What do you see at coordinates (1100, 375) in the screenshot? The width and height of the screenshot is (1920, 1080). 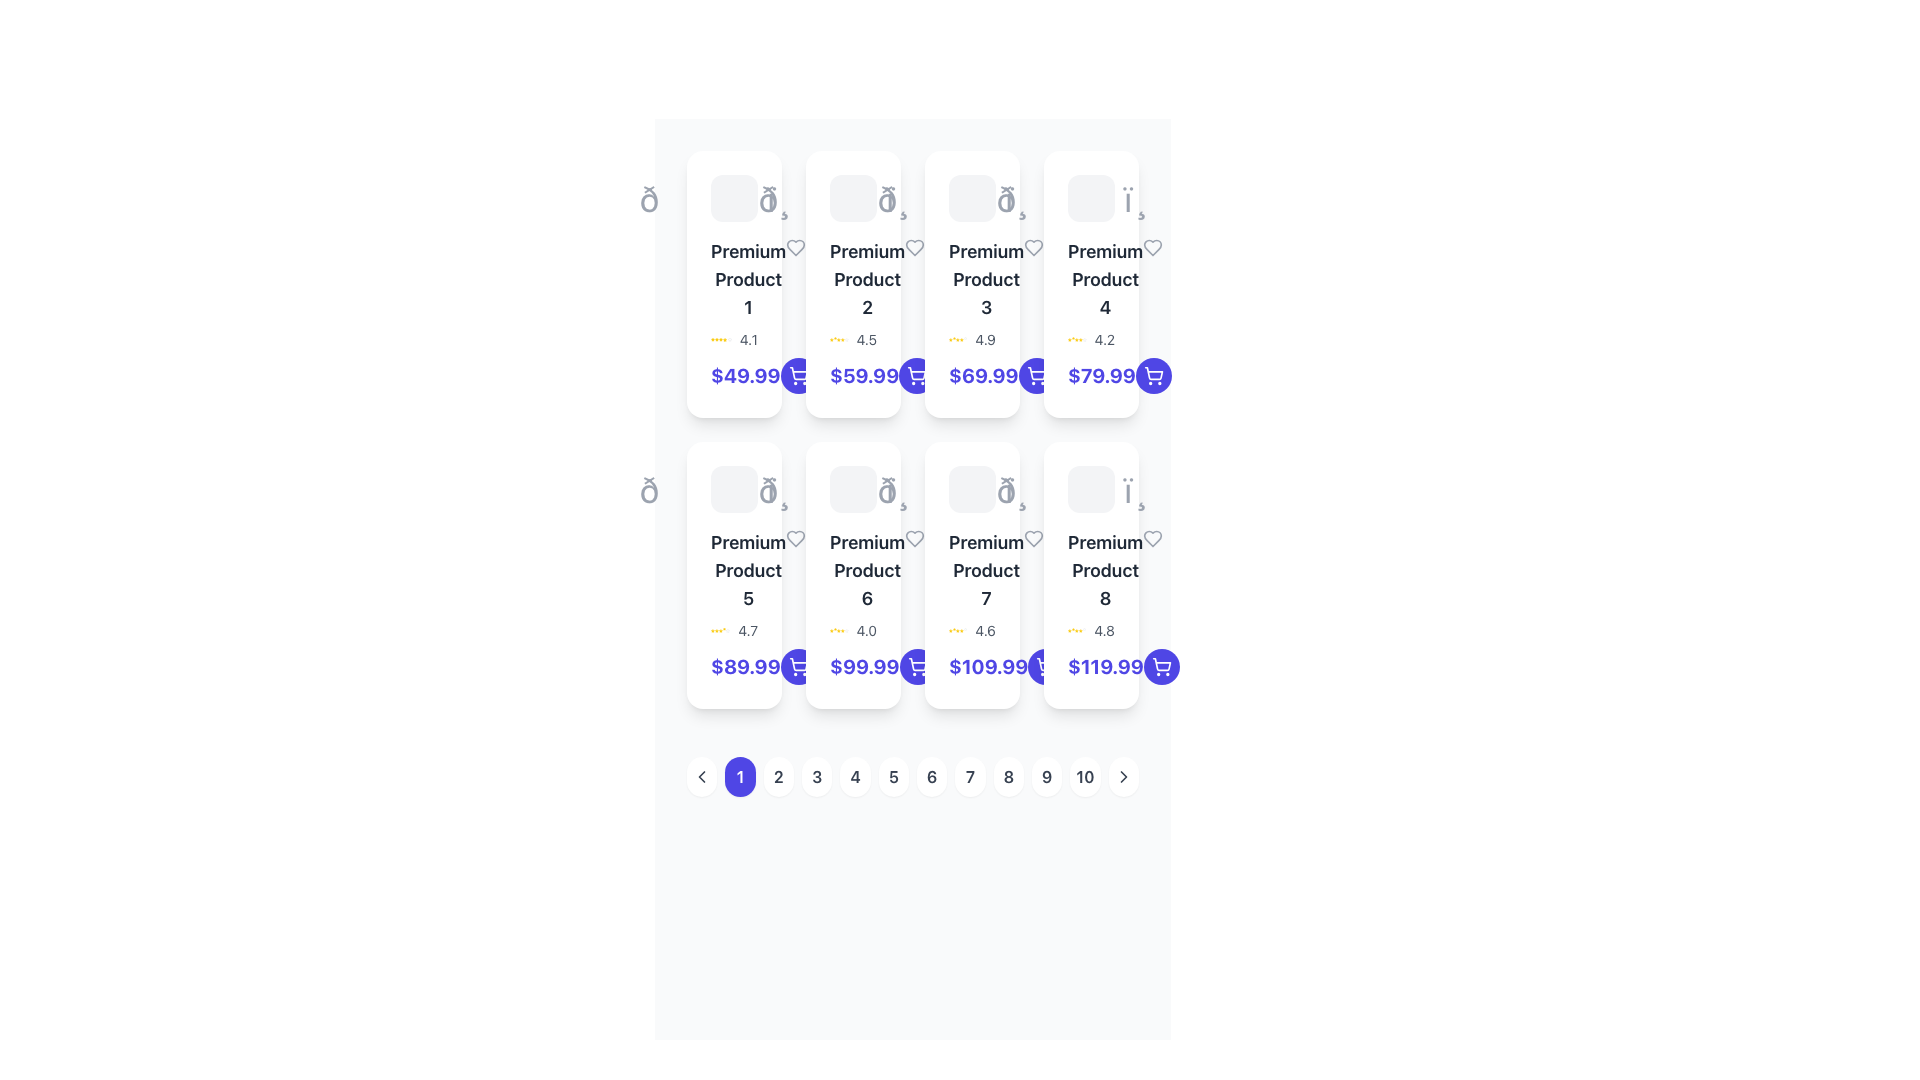 I see `the Text Display that shows the price of the highlighted product located in the fourth product card, positioned at the bottom-center of the card` at bounding box center [1100, 375].